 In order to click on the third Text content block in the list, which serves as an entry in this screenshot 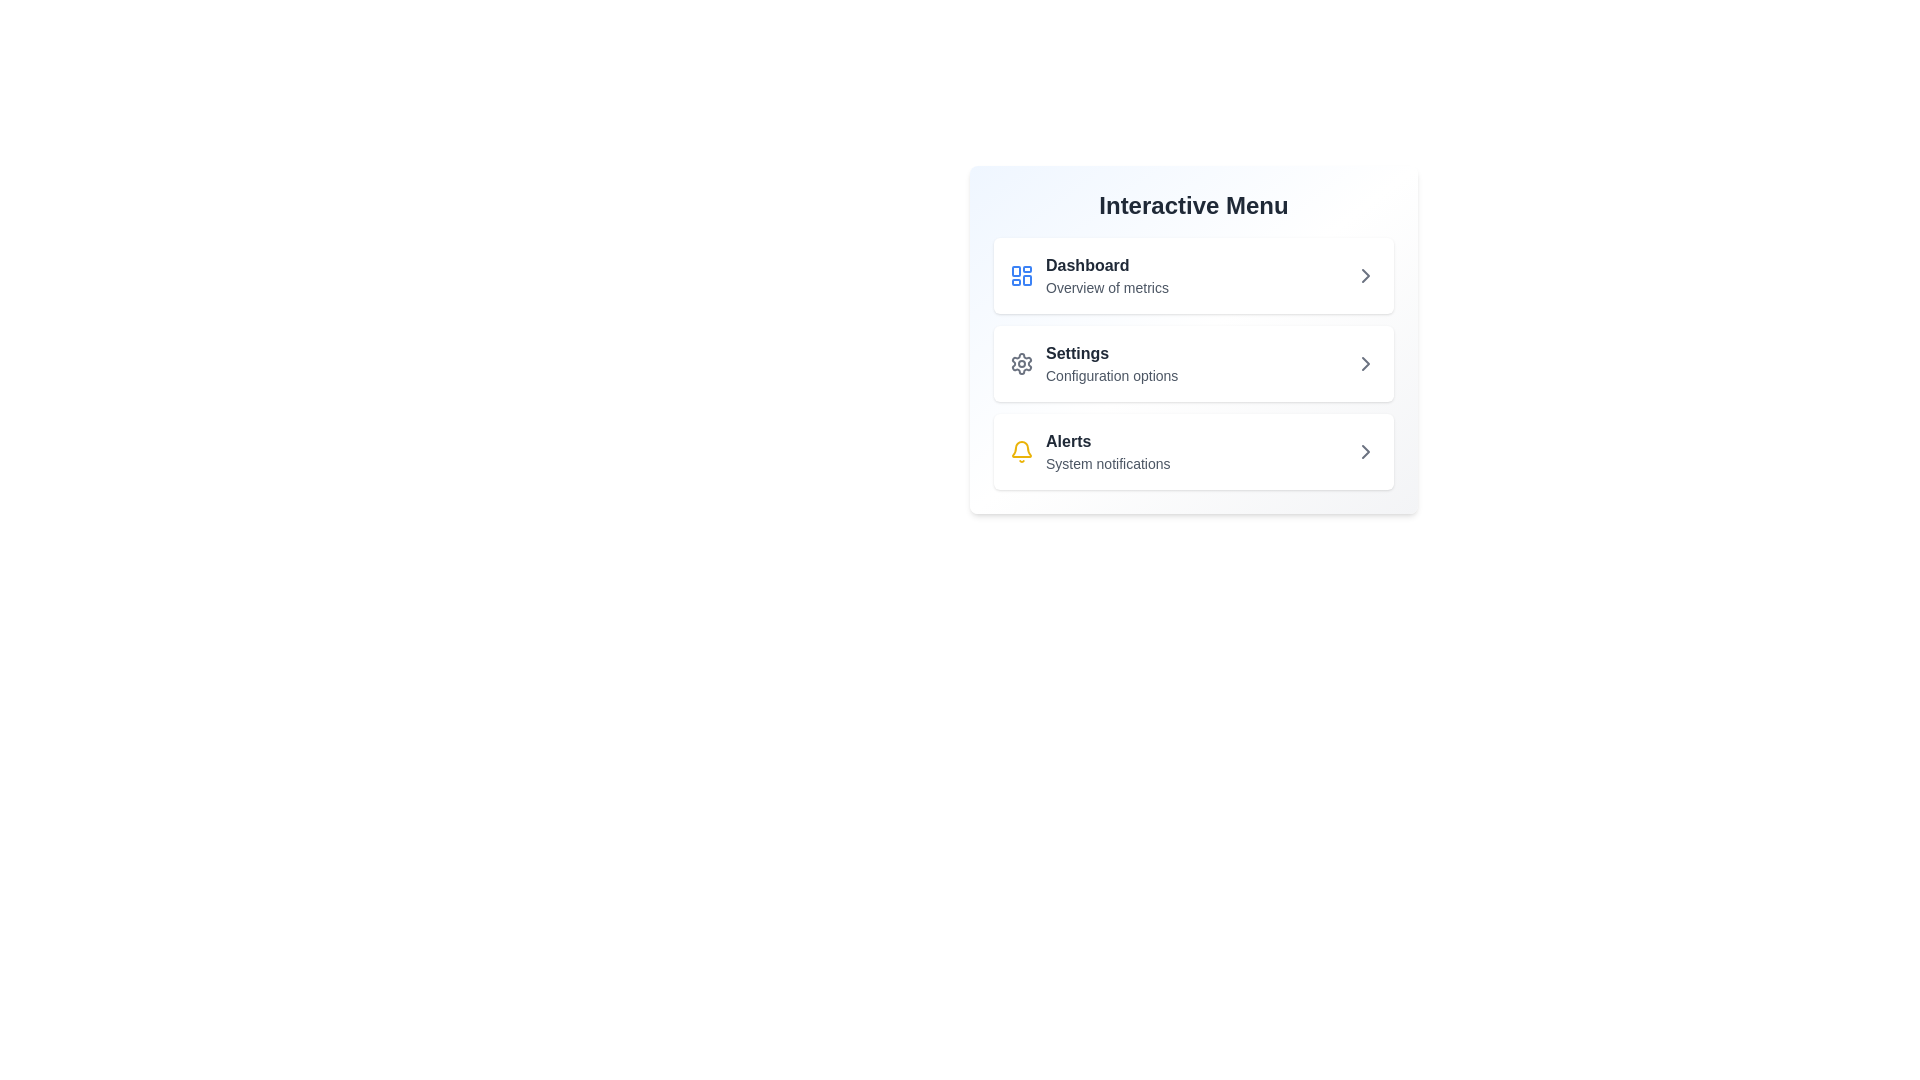, I will do `click(1107, 451)`.